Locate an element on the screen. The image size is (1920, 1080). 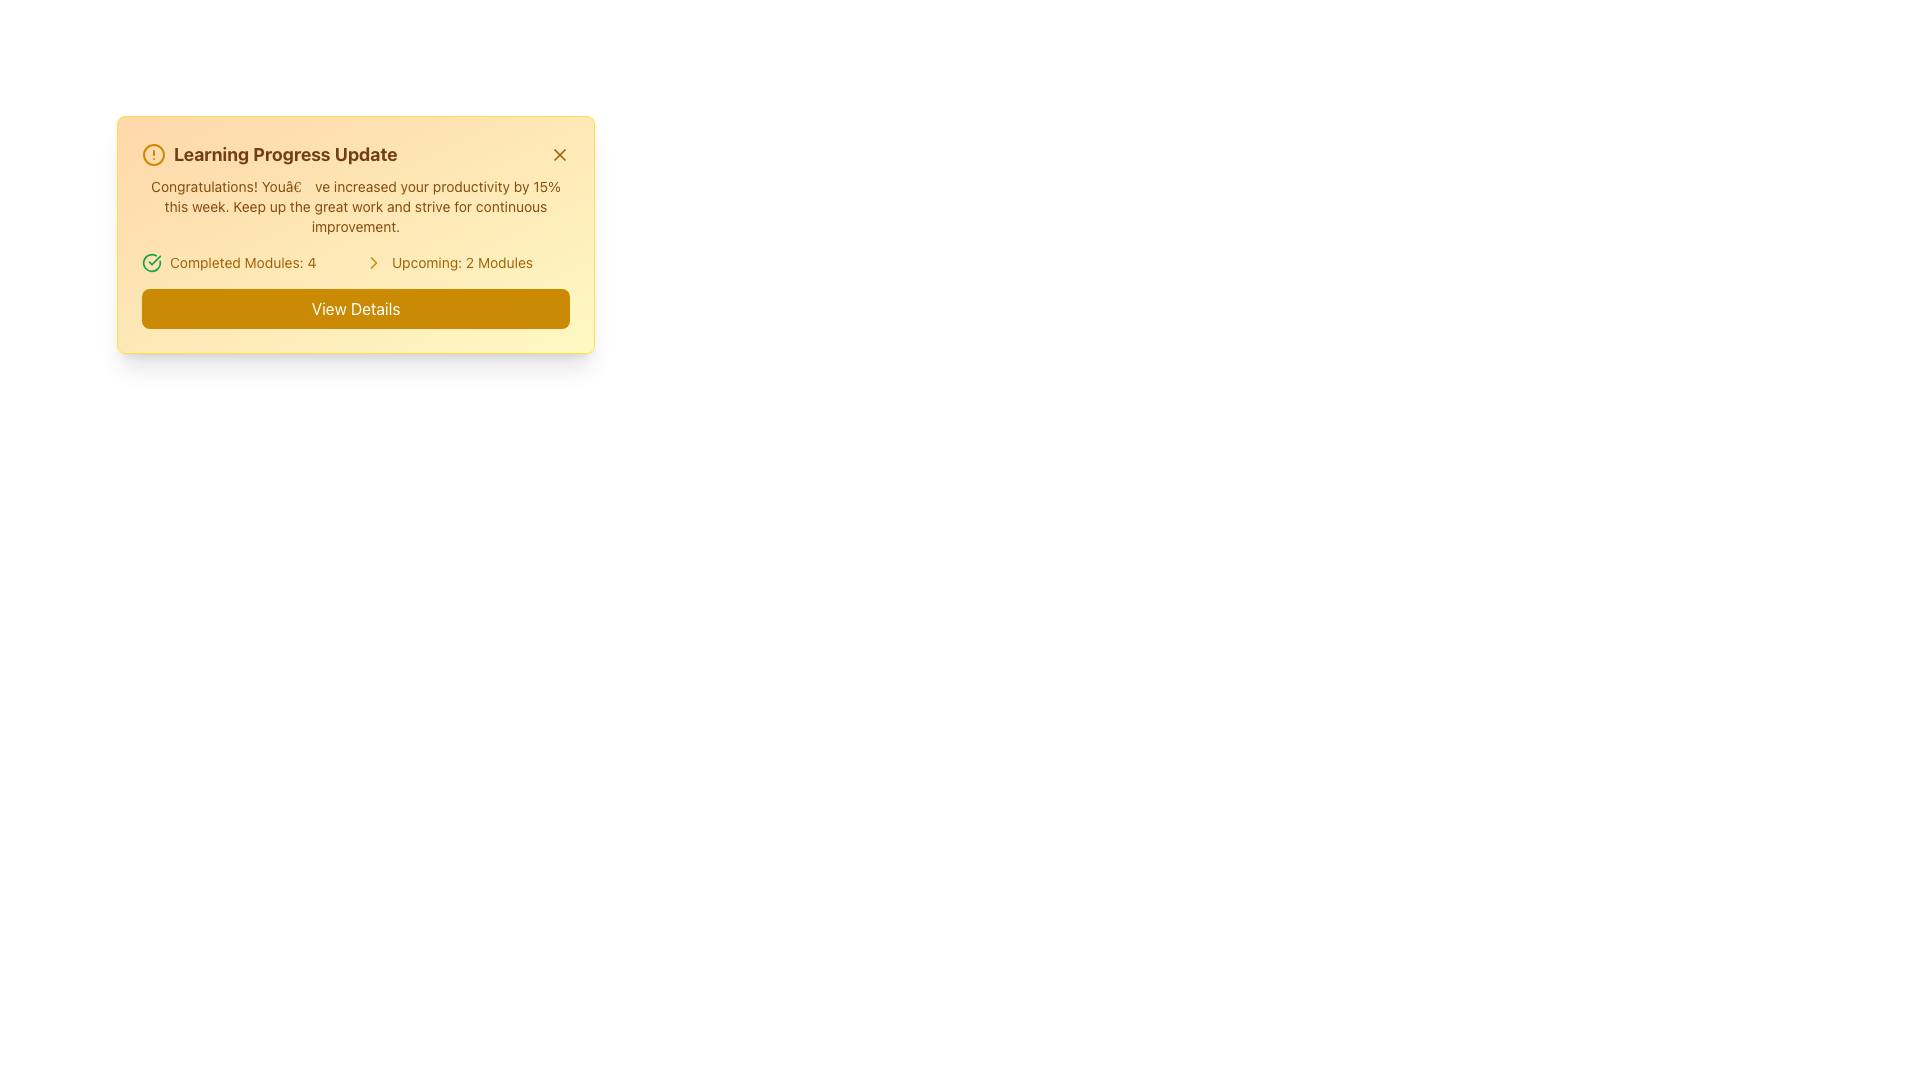
the text label at the top-center of the alert panel to interpret the message is located at coordinates (355, 153).